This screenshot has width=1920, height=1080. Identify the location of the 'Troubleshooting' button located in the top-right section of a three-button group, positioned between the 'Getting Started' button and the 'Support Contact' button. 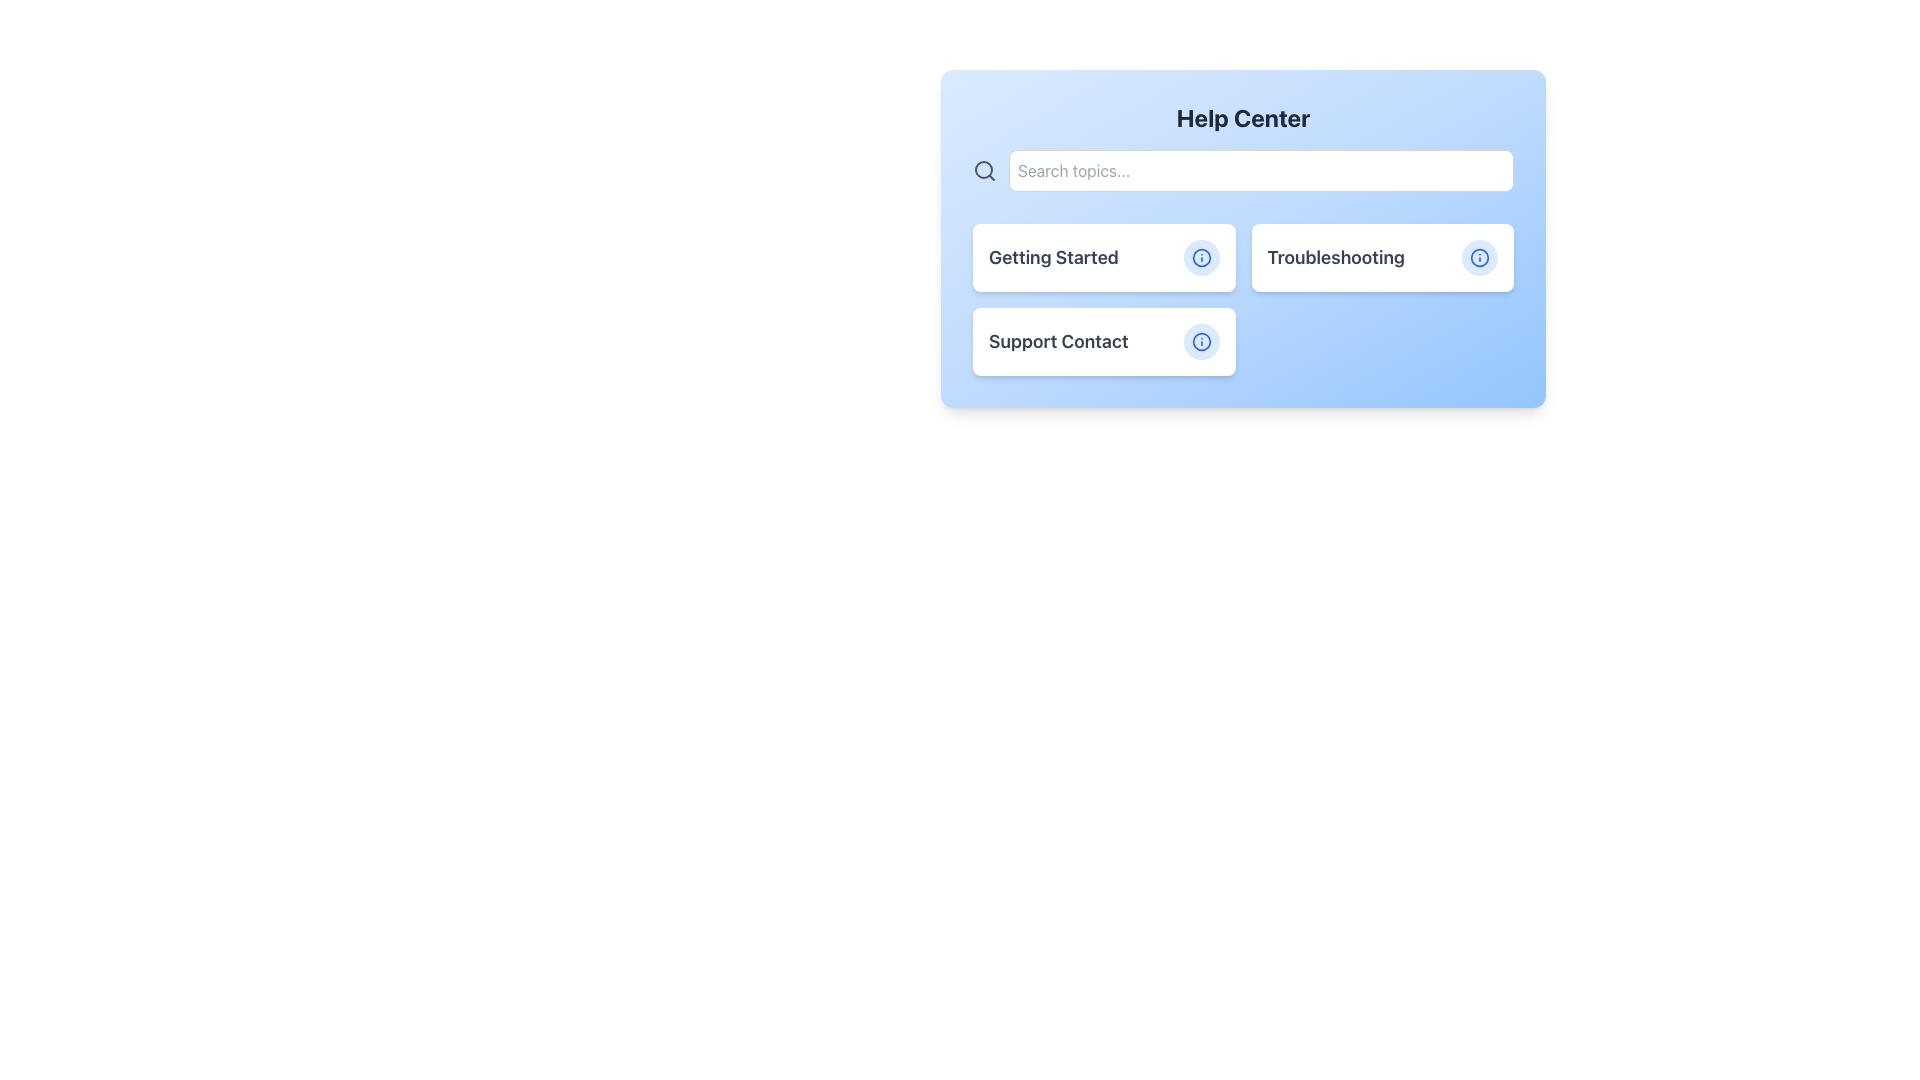
(1381, 257).